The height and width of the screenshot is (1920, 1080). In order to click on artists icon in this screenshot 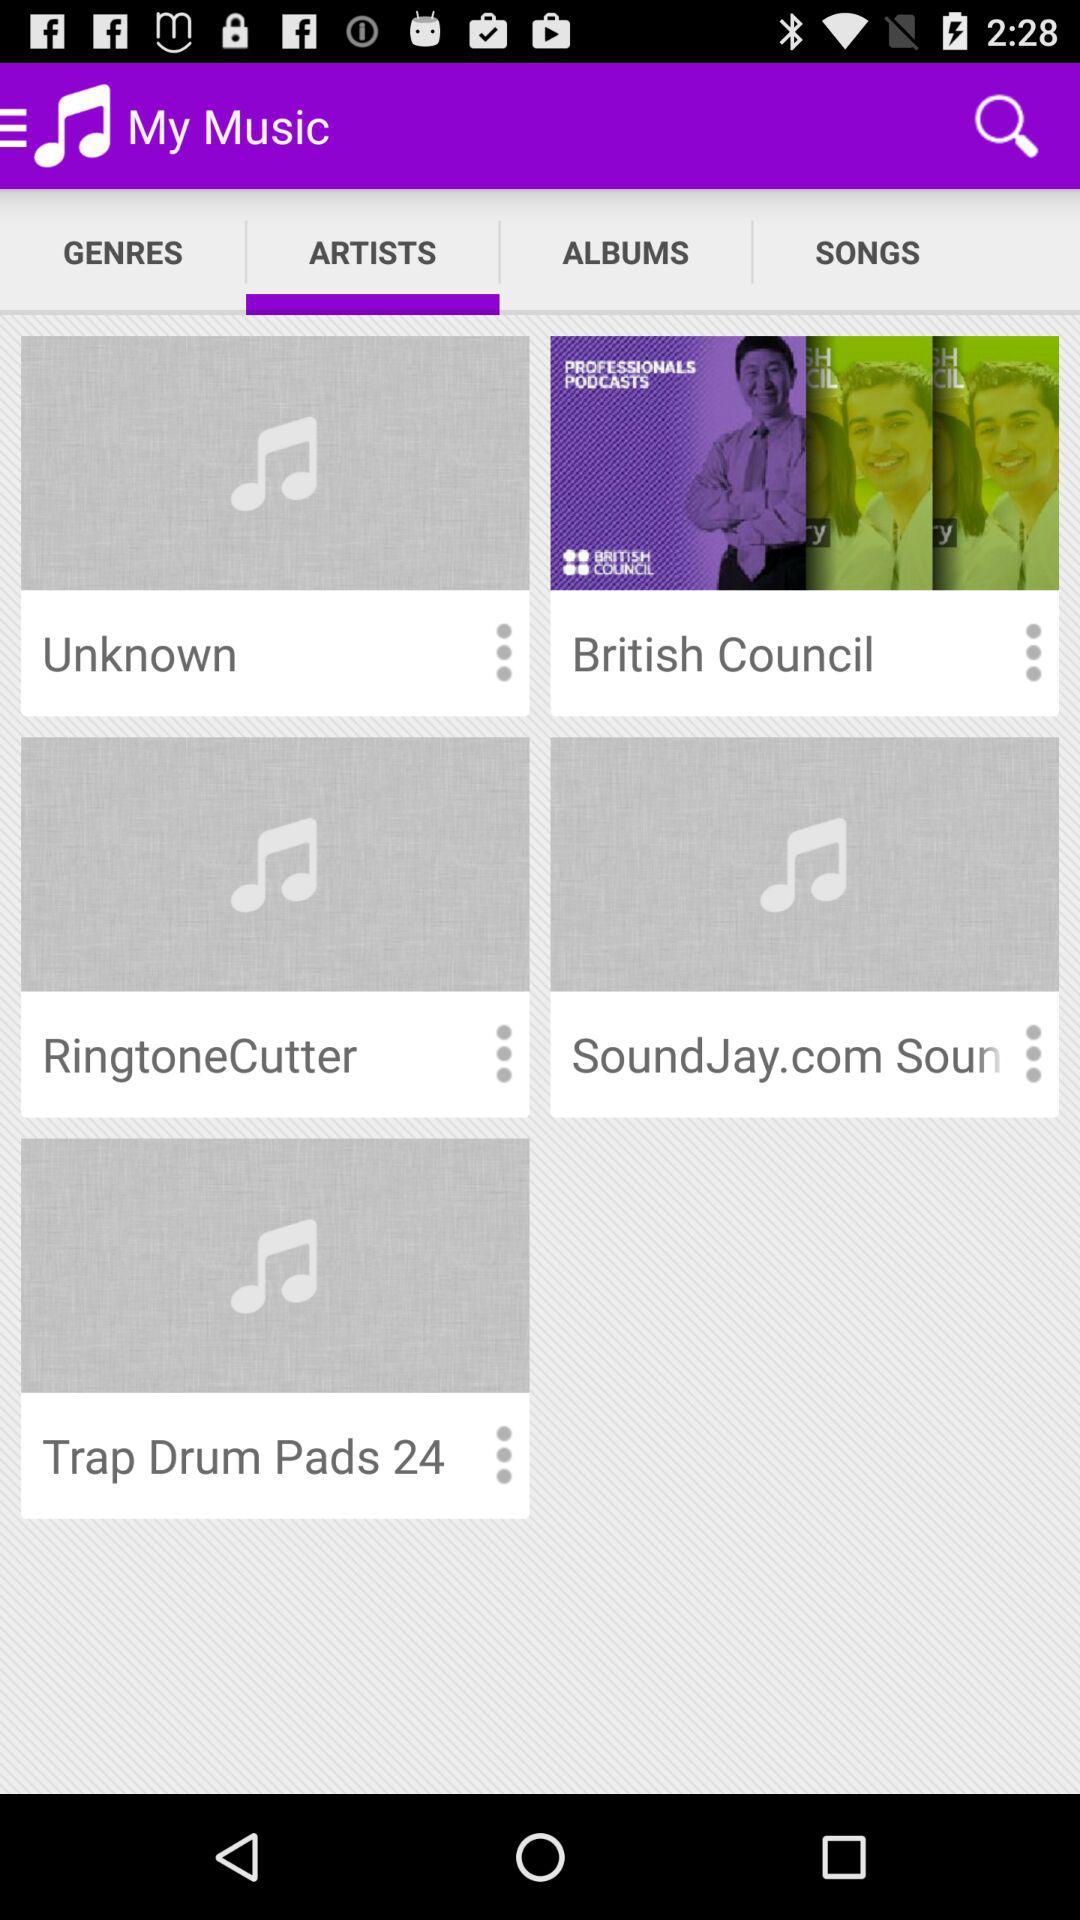, I will do `click(372, 251)`.